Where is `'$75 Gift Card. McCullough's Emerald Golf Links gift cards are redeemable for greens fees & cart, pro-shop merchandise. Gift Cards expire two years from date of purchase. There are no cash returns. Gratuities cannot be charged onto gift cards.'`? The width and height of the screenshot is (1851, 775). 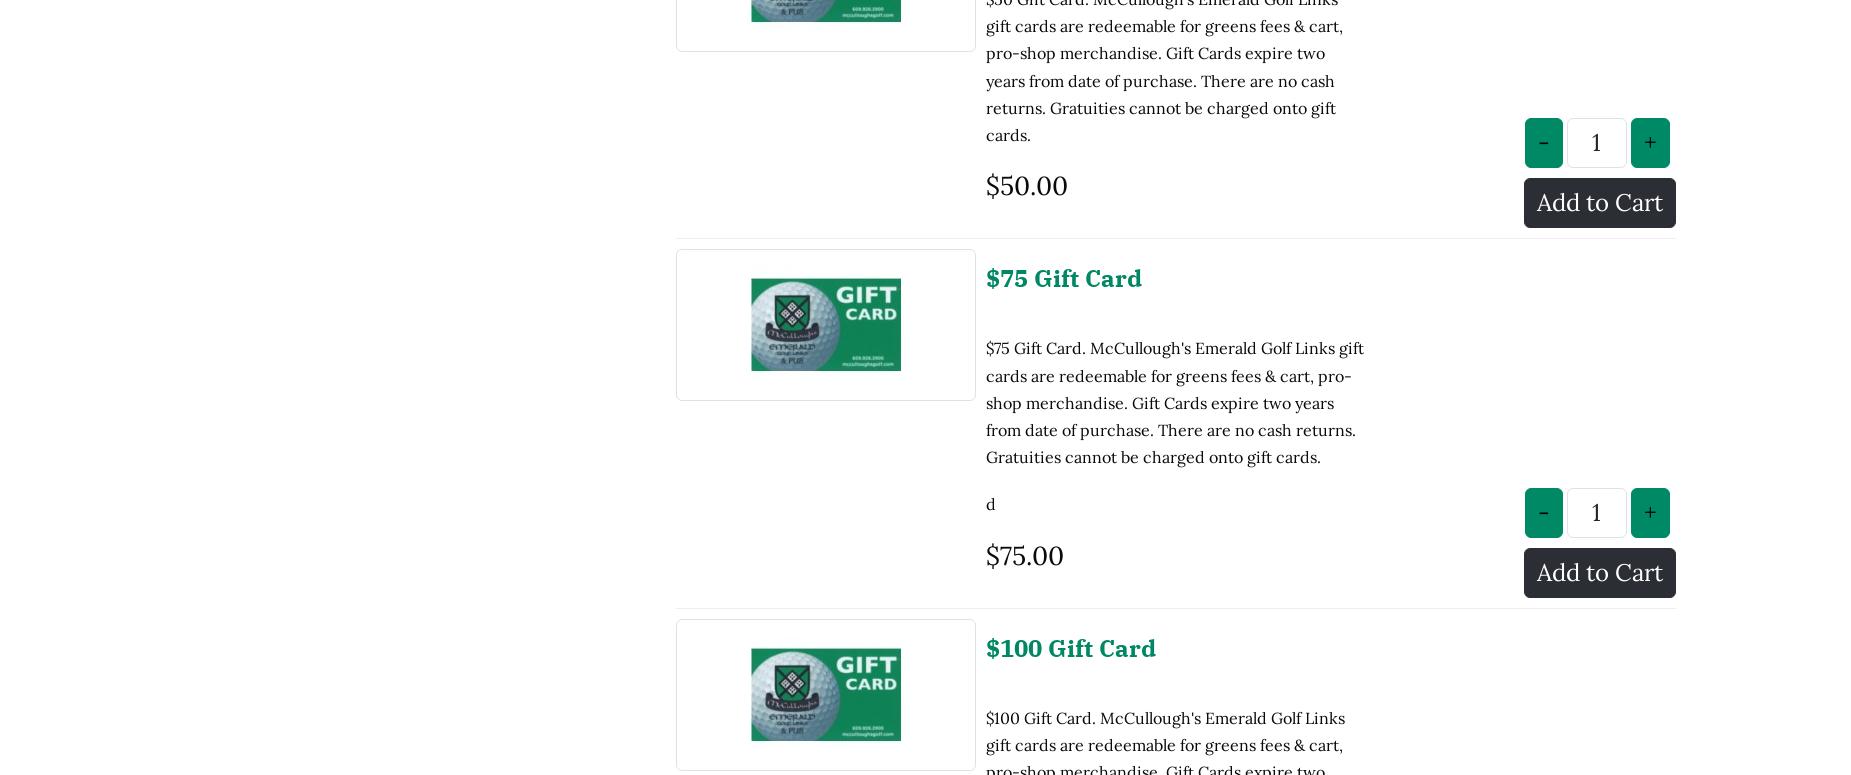
'$75 Gift Card. McCullough's Emerald Golf Links gift cards are redeemable for greens fees & cart, pro-shop merchandise. Gift Cards expire two years from date of purchase. There are no cash returns. Gratuities cannot be charged onto gift cards.' is located at coordinates (984, 236).